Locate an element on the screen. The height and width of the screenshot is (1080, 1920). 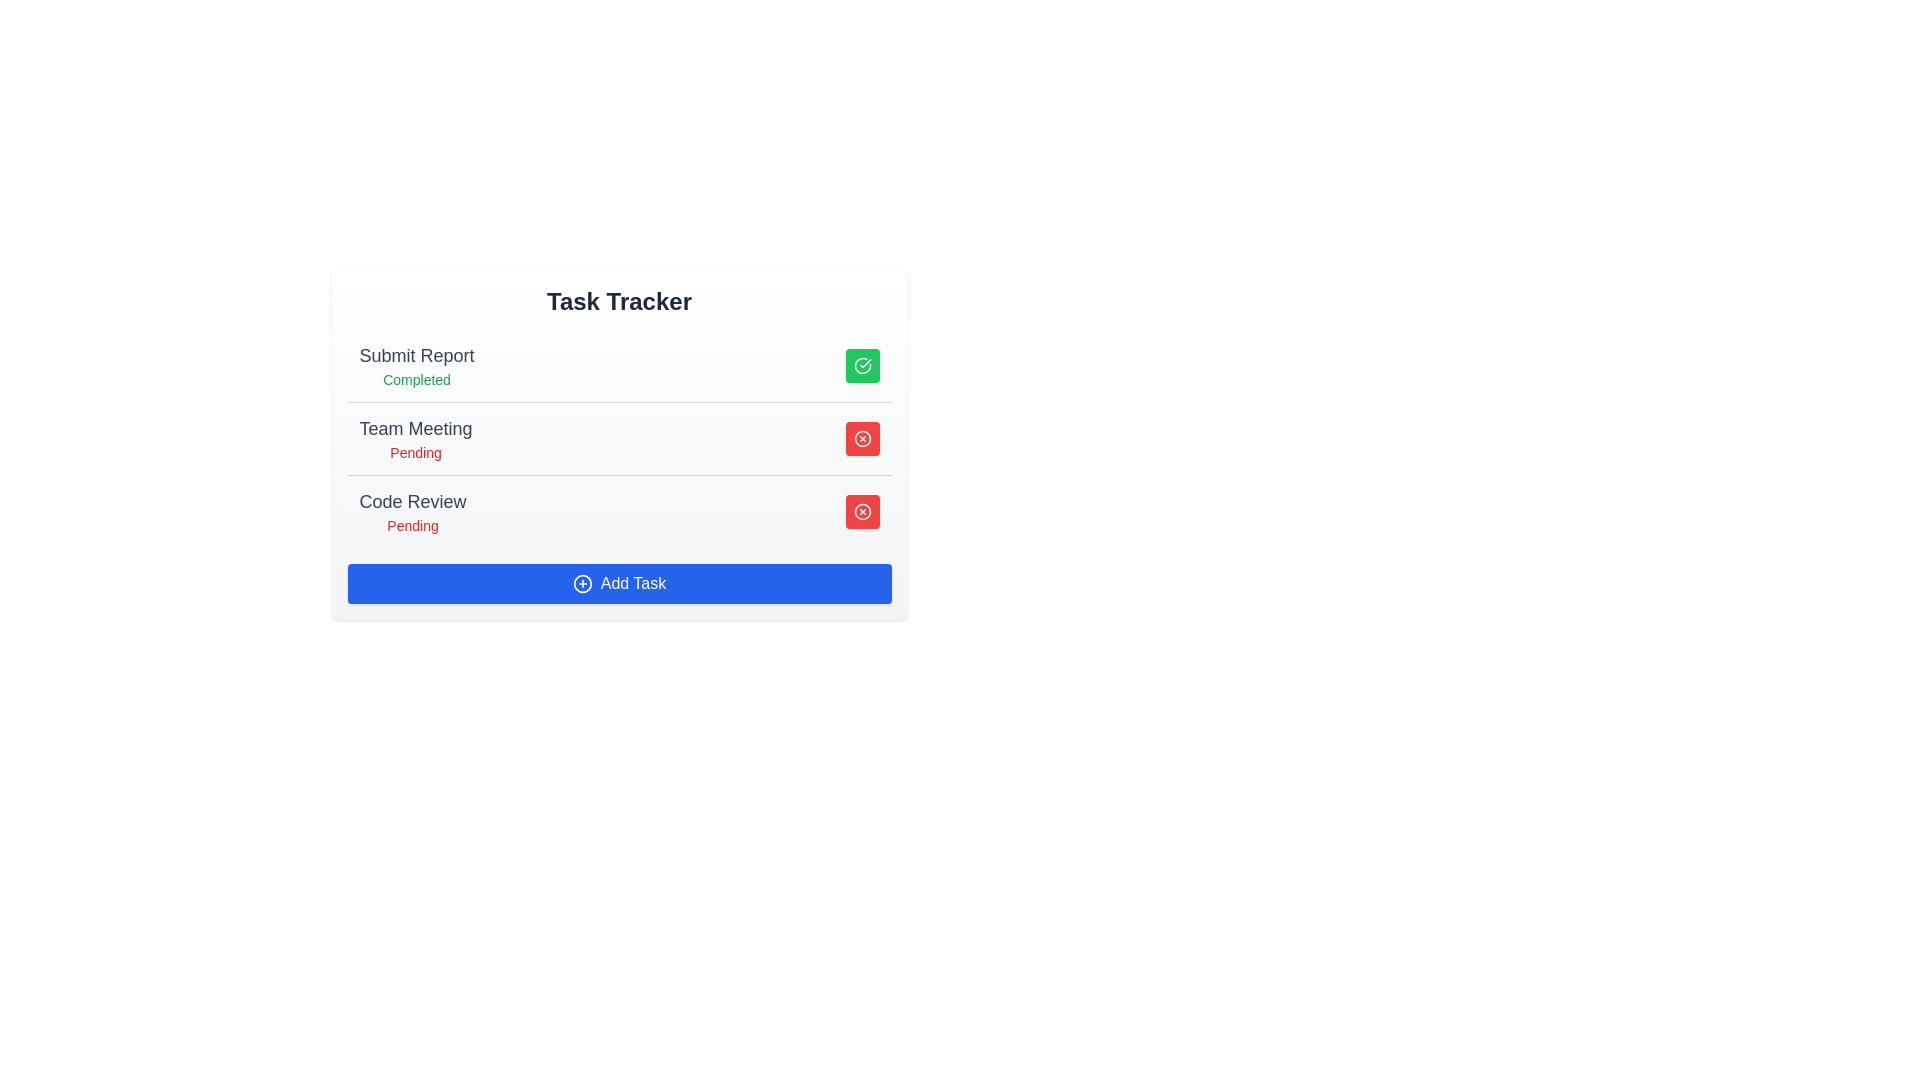
the Text Display element that shows the task 'Submit Report' with status 'Completed', located in the first task entry of the task list is located at coordinates (416, 366).